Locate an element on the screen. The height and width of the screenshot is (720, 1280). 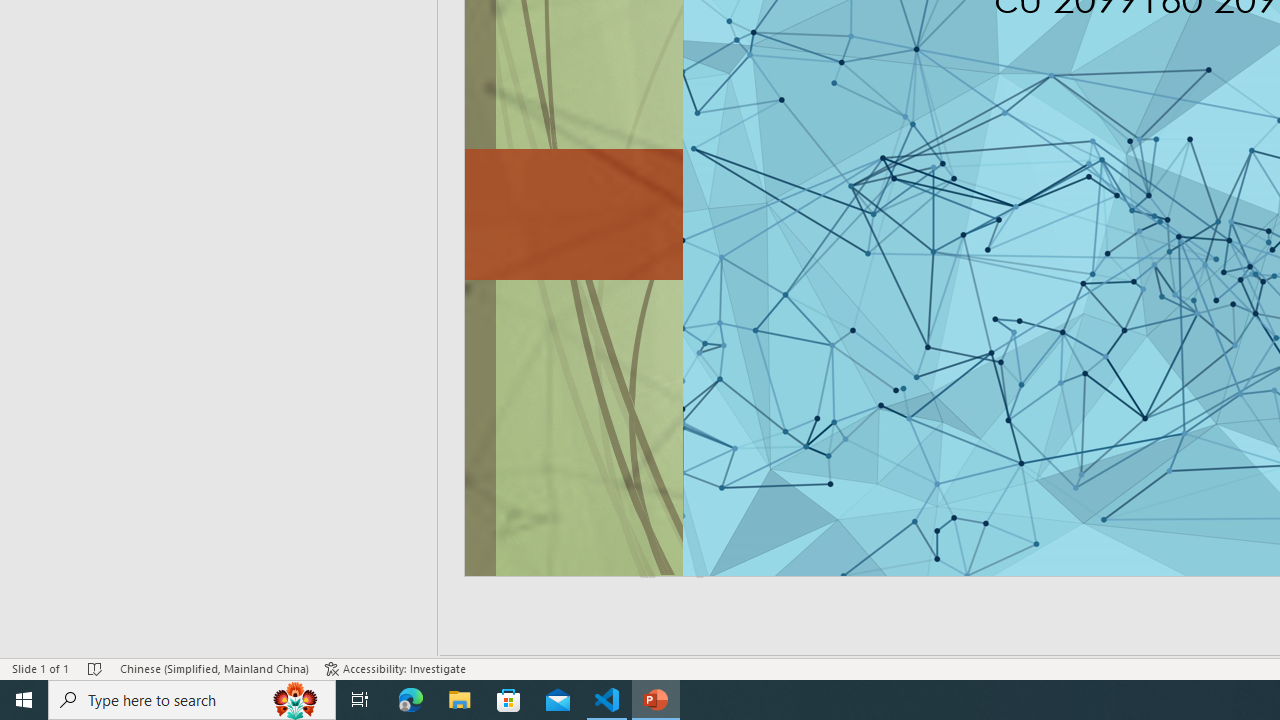
'Accessibility Checker Accessibility: Investigate' is located at coordinates (395, 669).